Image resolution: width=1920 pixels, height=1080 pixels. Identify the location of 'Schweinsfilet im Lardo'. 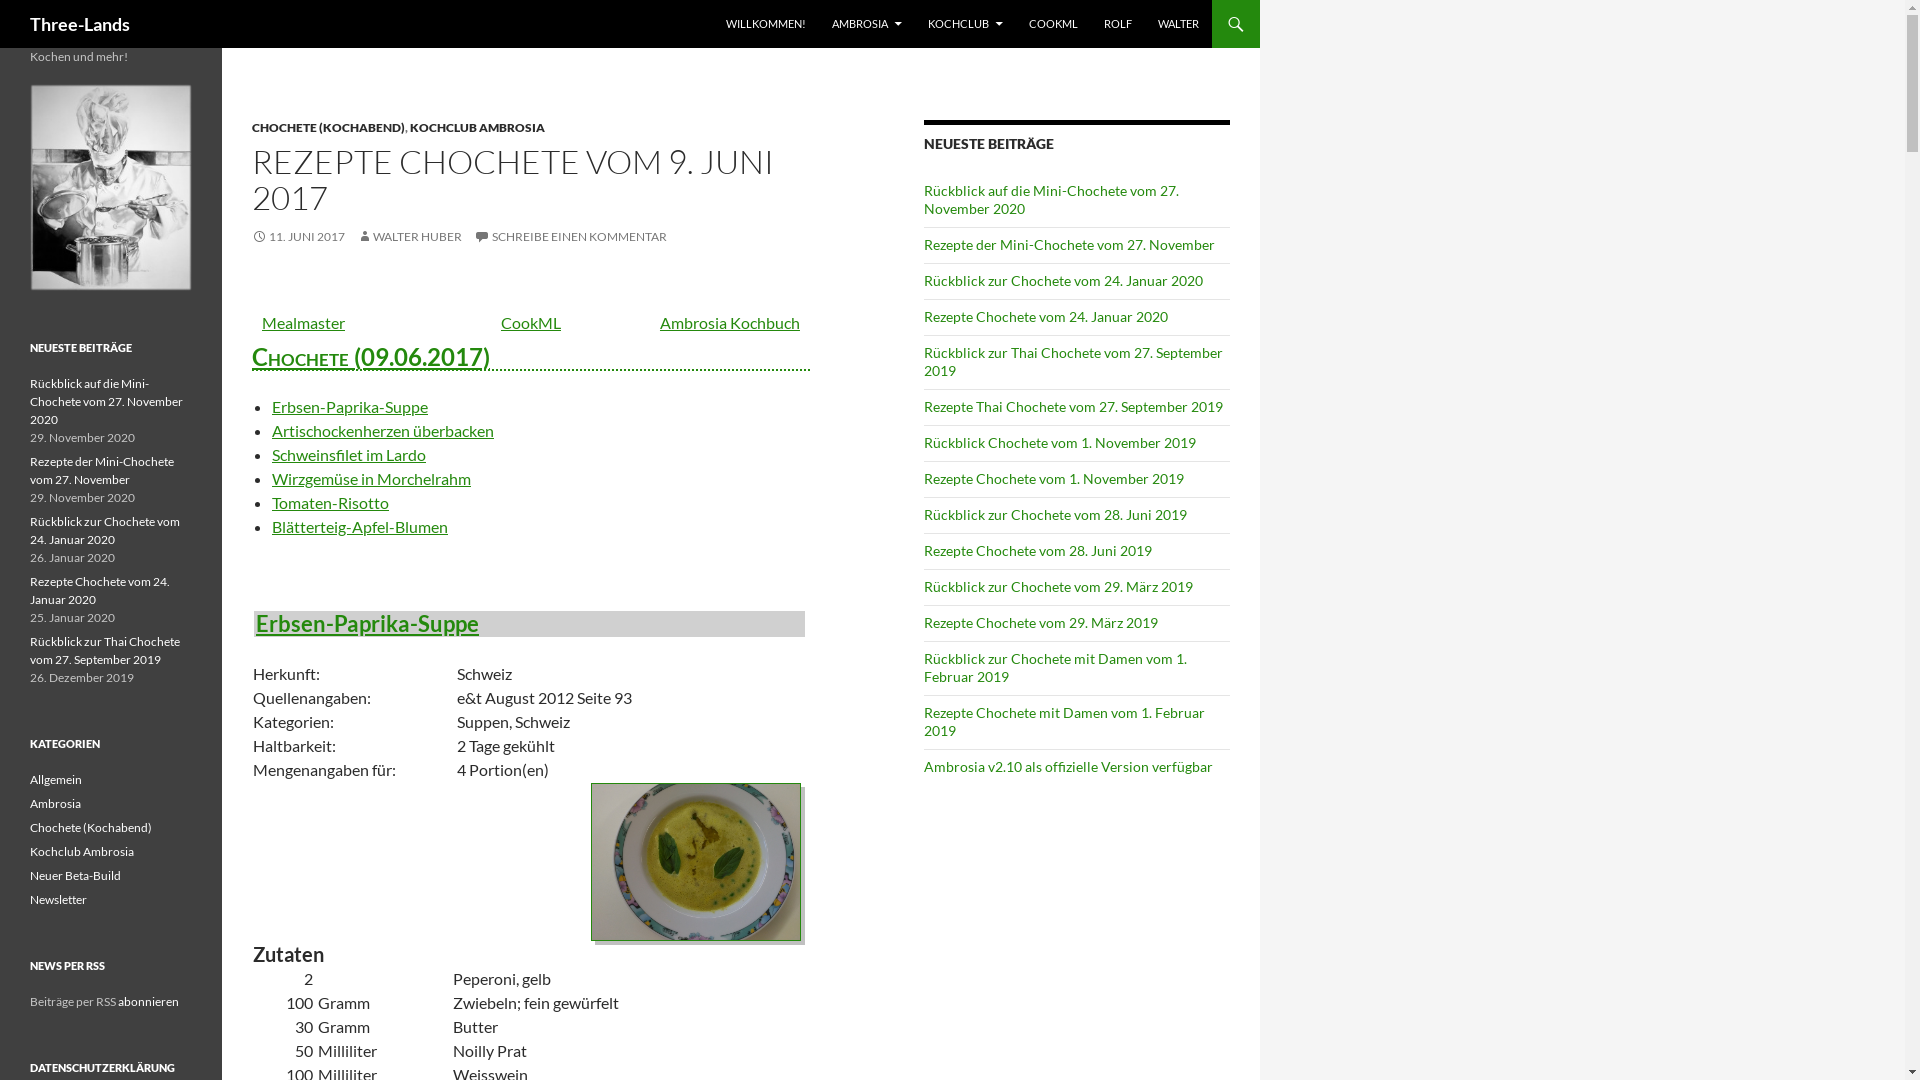
(349, 454).